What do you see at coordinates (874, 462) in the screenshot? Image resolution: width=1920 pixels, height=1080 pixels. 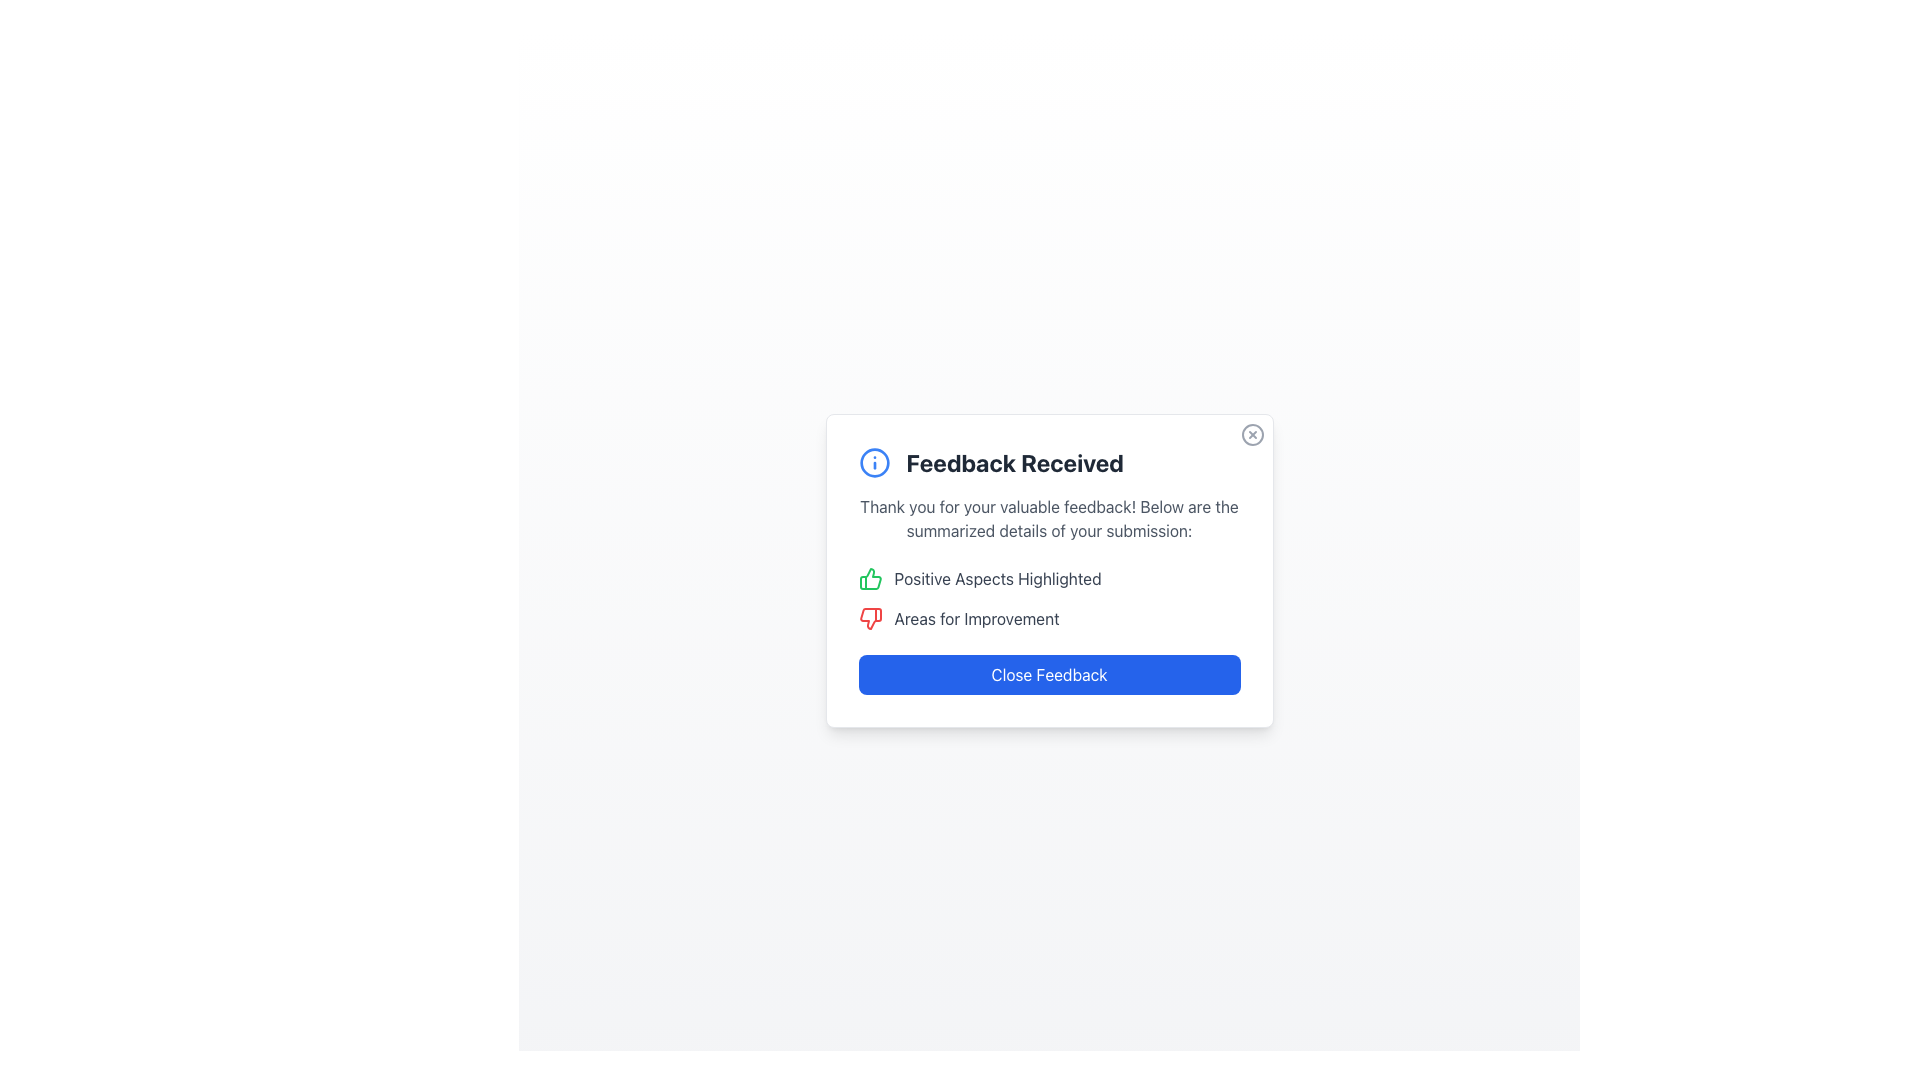 I see `the SVG circle graphic that is part of the information icon in the 'Feedback Received' dialog box` at bounding box center [874, 462].